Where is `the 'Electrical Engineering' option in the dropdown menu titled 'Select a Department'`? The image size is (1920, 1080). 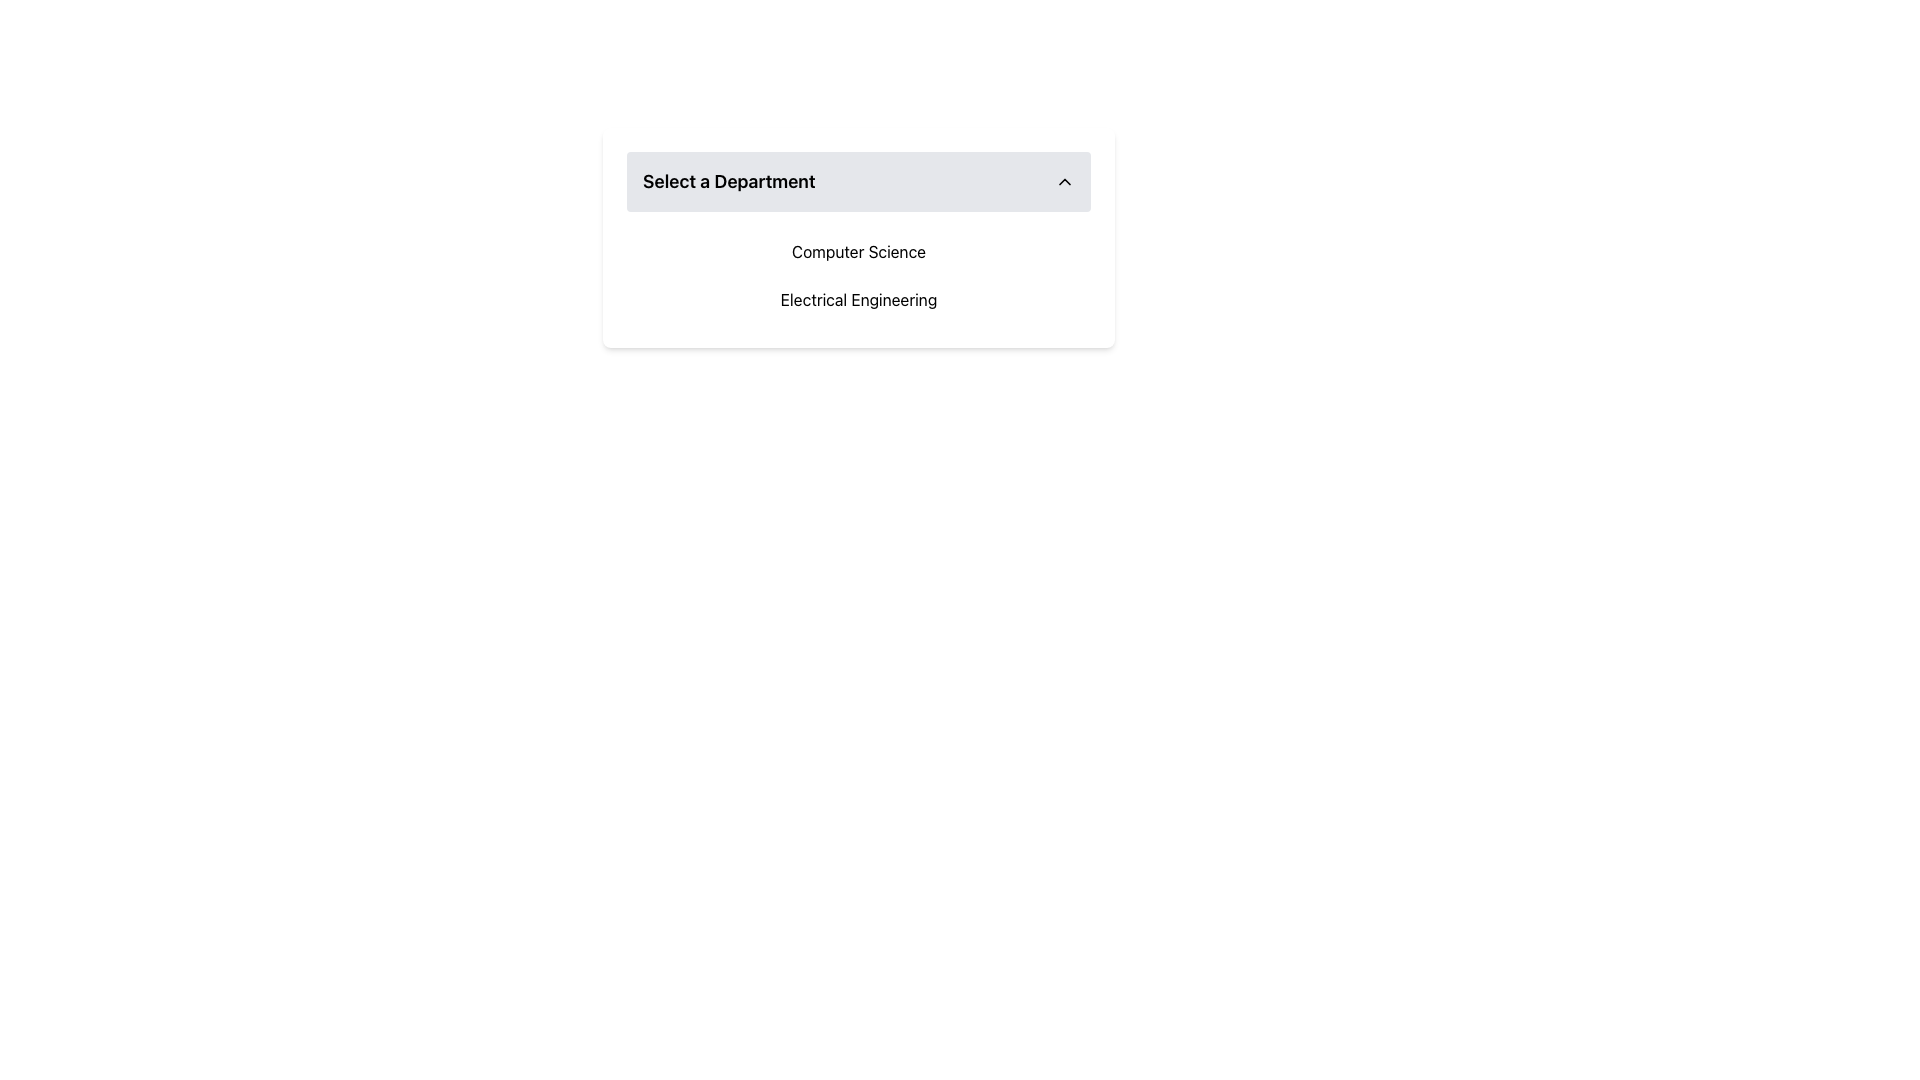
the 'Electrical Engineering' option in the dropdown menu titled 'Select a Department' is located at coordinates (859, 300).